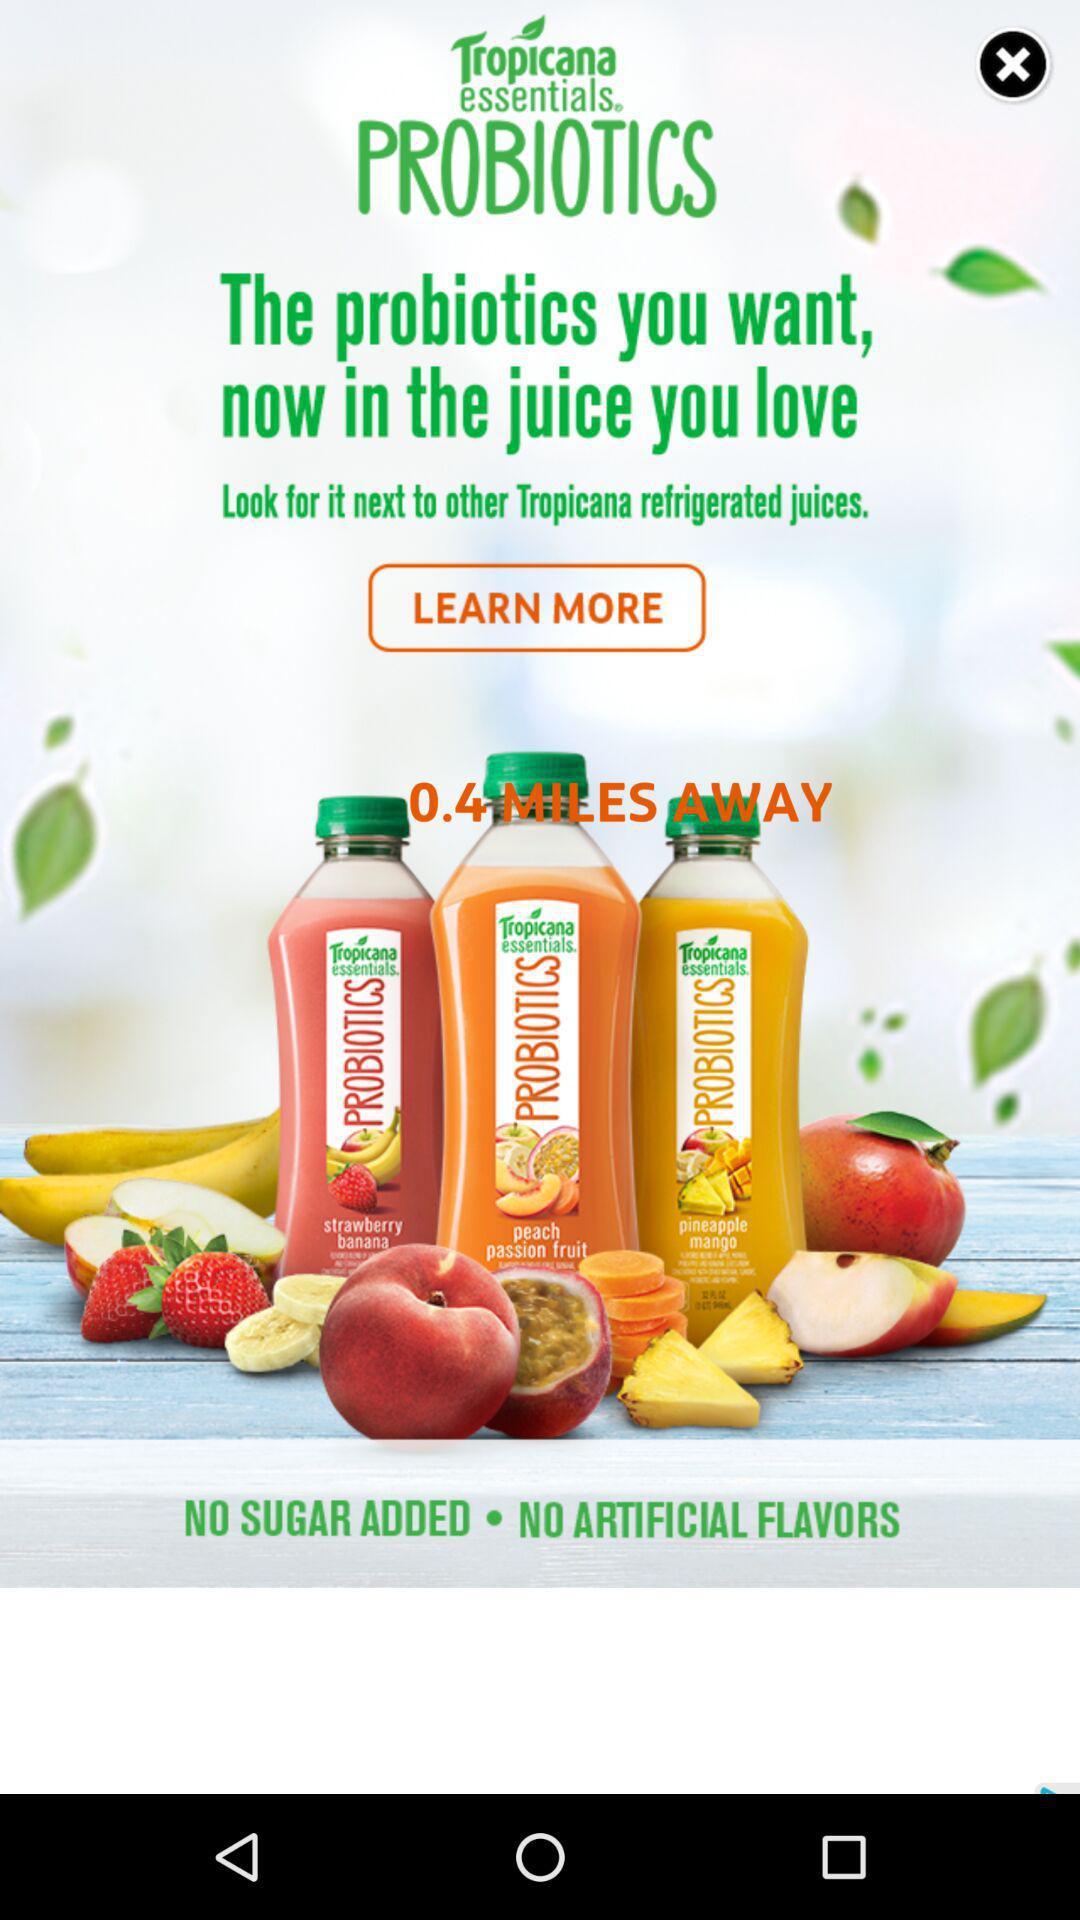 This screenshot has width=1080, height=1920. Describe the element at coordinates (1014, 65) in the screenshot. I see `exit advertisement` at that location.